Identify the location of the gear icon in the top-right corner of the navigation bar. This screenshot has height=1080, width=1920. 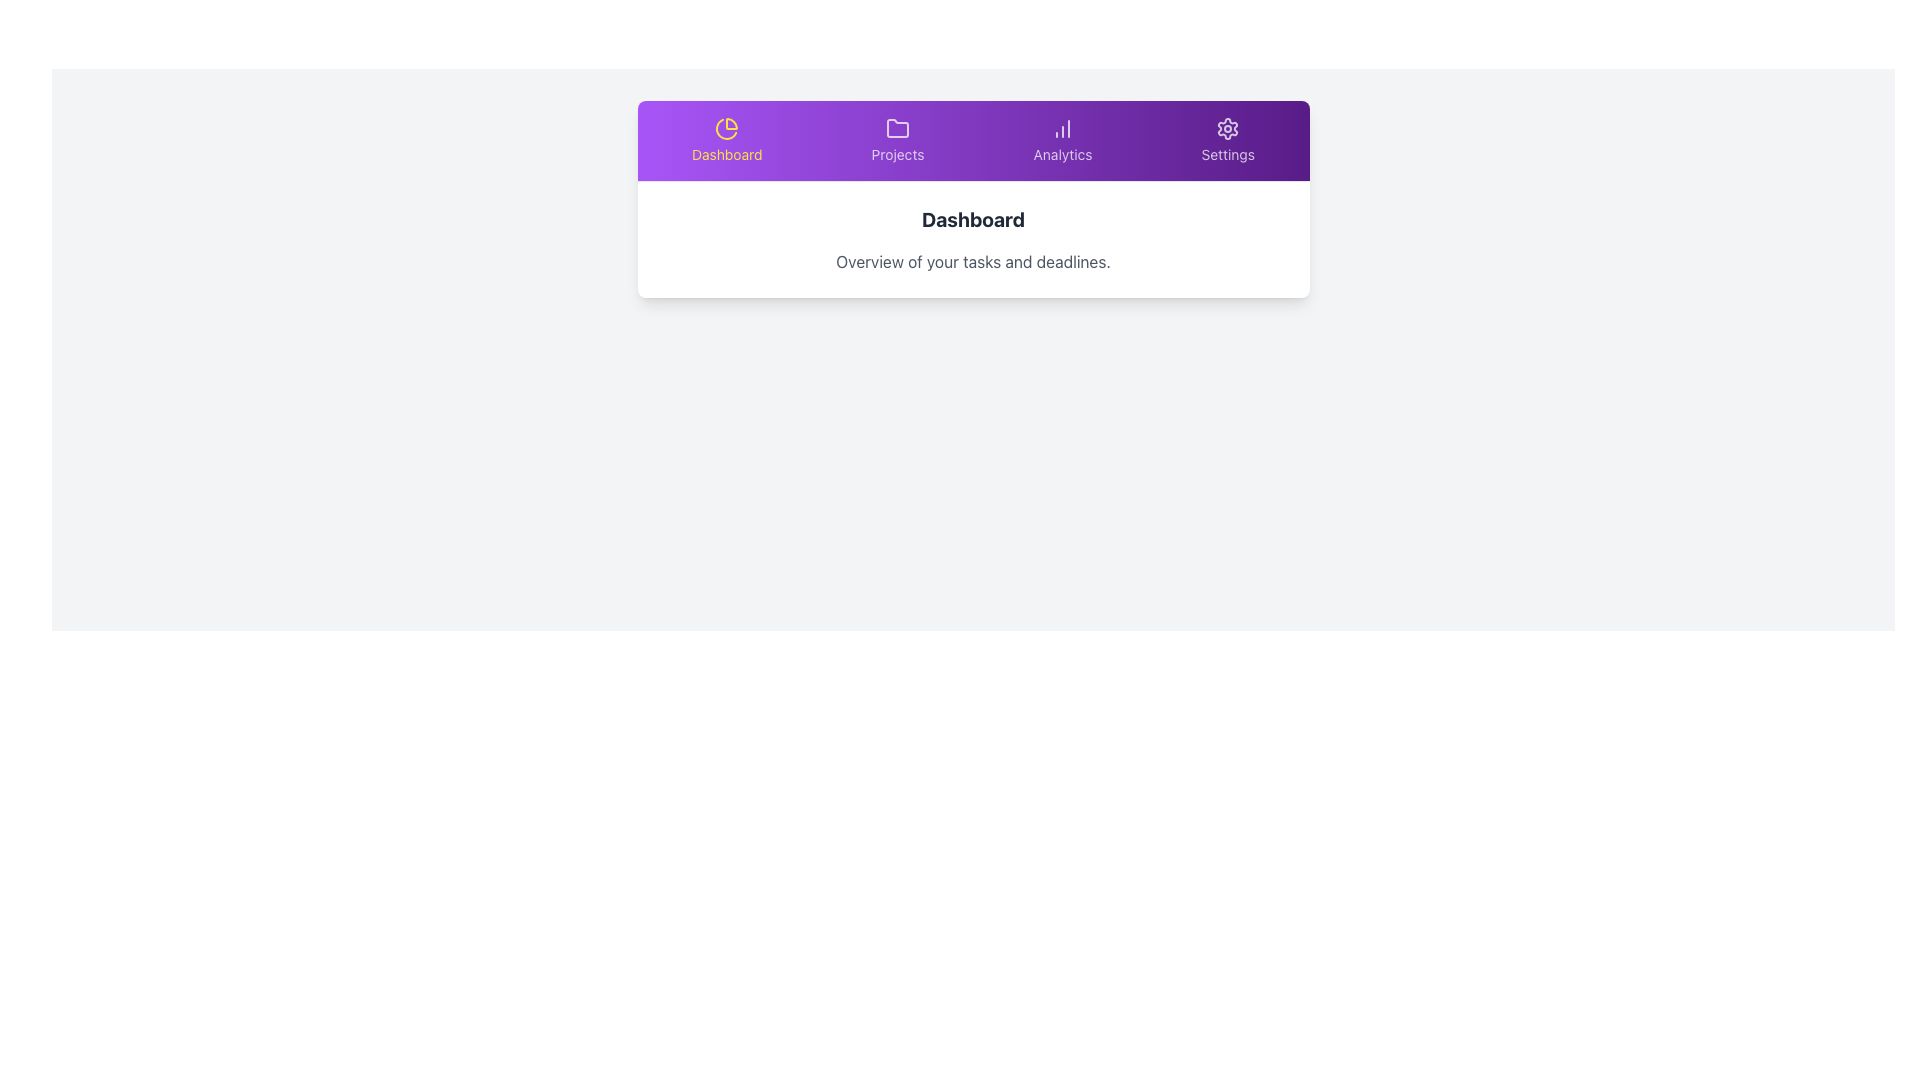
(1227, 128).